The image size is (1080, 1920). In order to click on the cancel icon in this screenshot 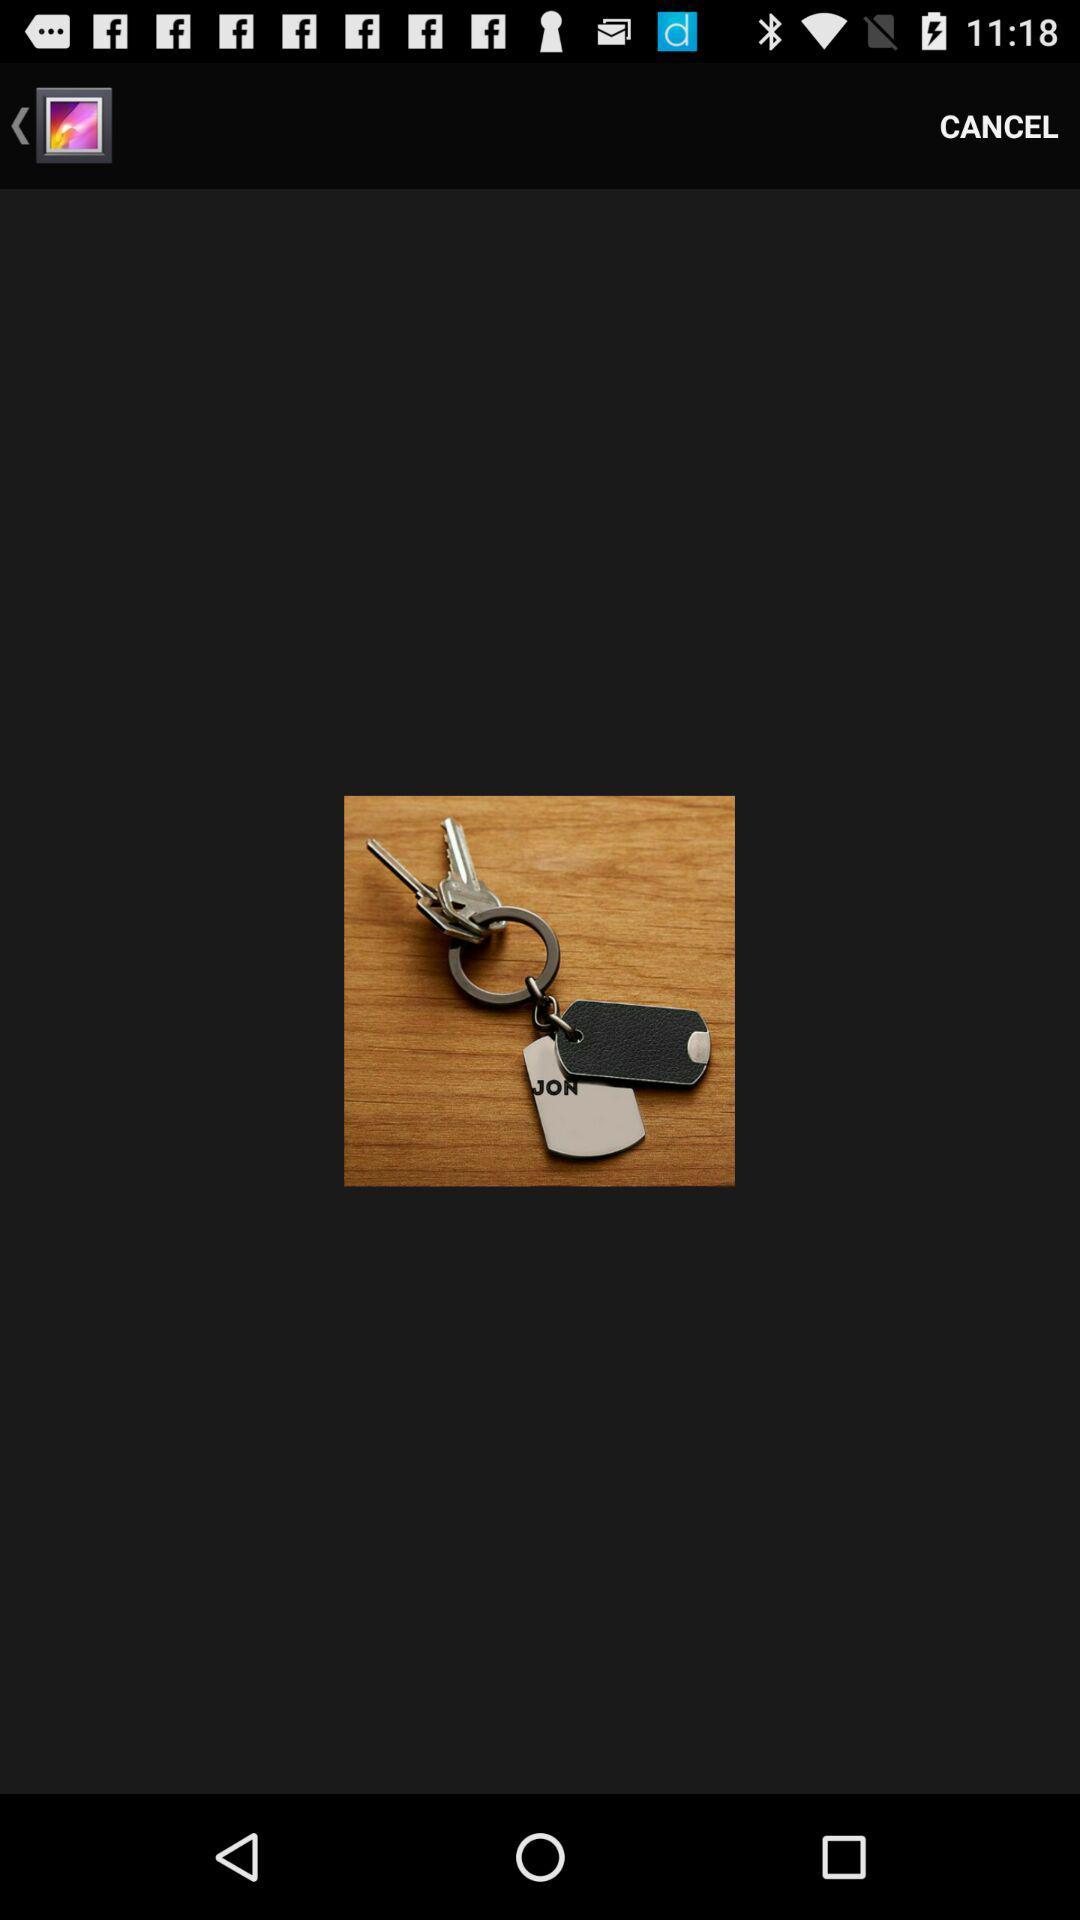, I will do `click(999, 124)`.